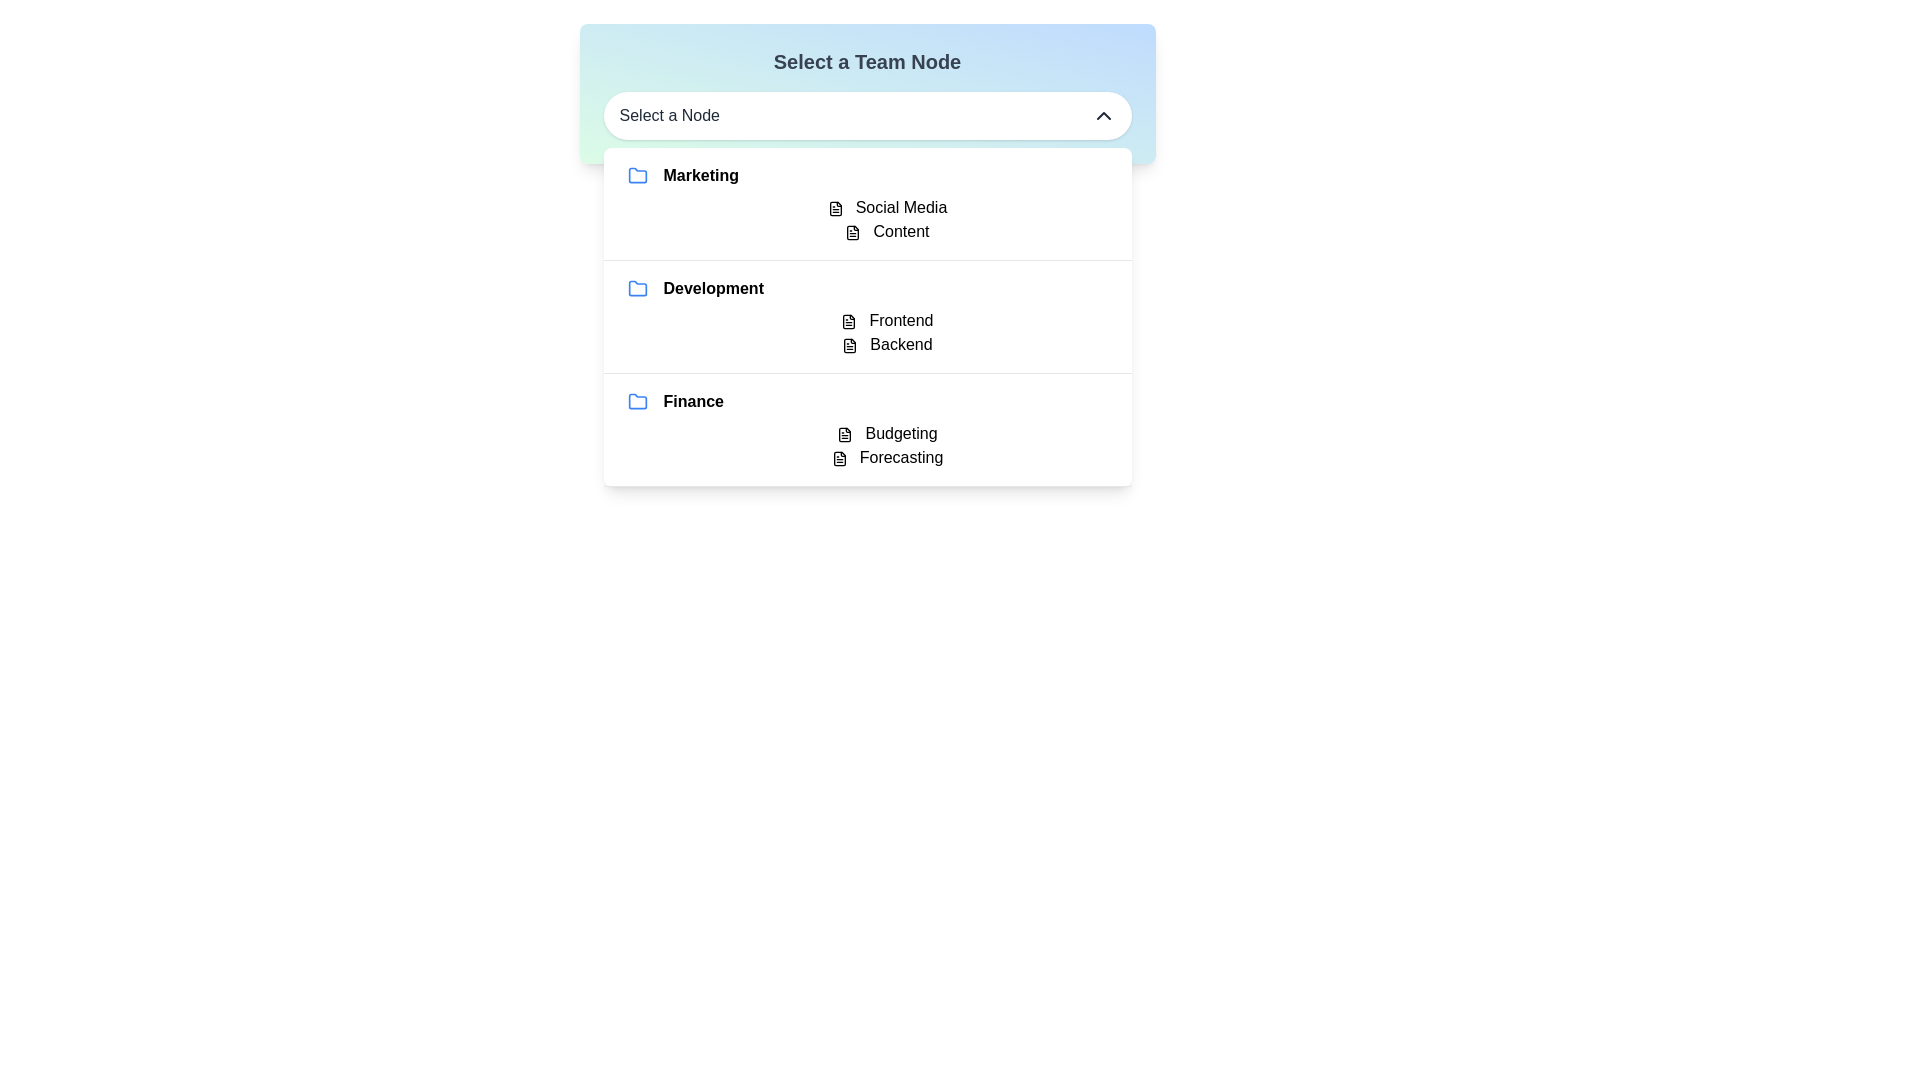 The height and width of the screenshot is (1080, 1920). Describe the element at coordinates (867, 316) in the screenshot. I see `a specific option in the dropdown menu located directly below the 'Select a Team Node' label, which contains sections for 'Marketing', 'Development', and 'Finance'` at that location.